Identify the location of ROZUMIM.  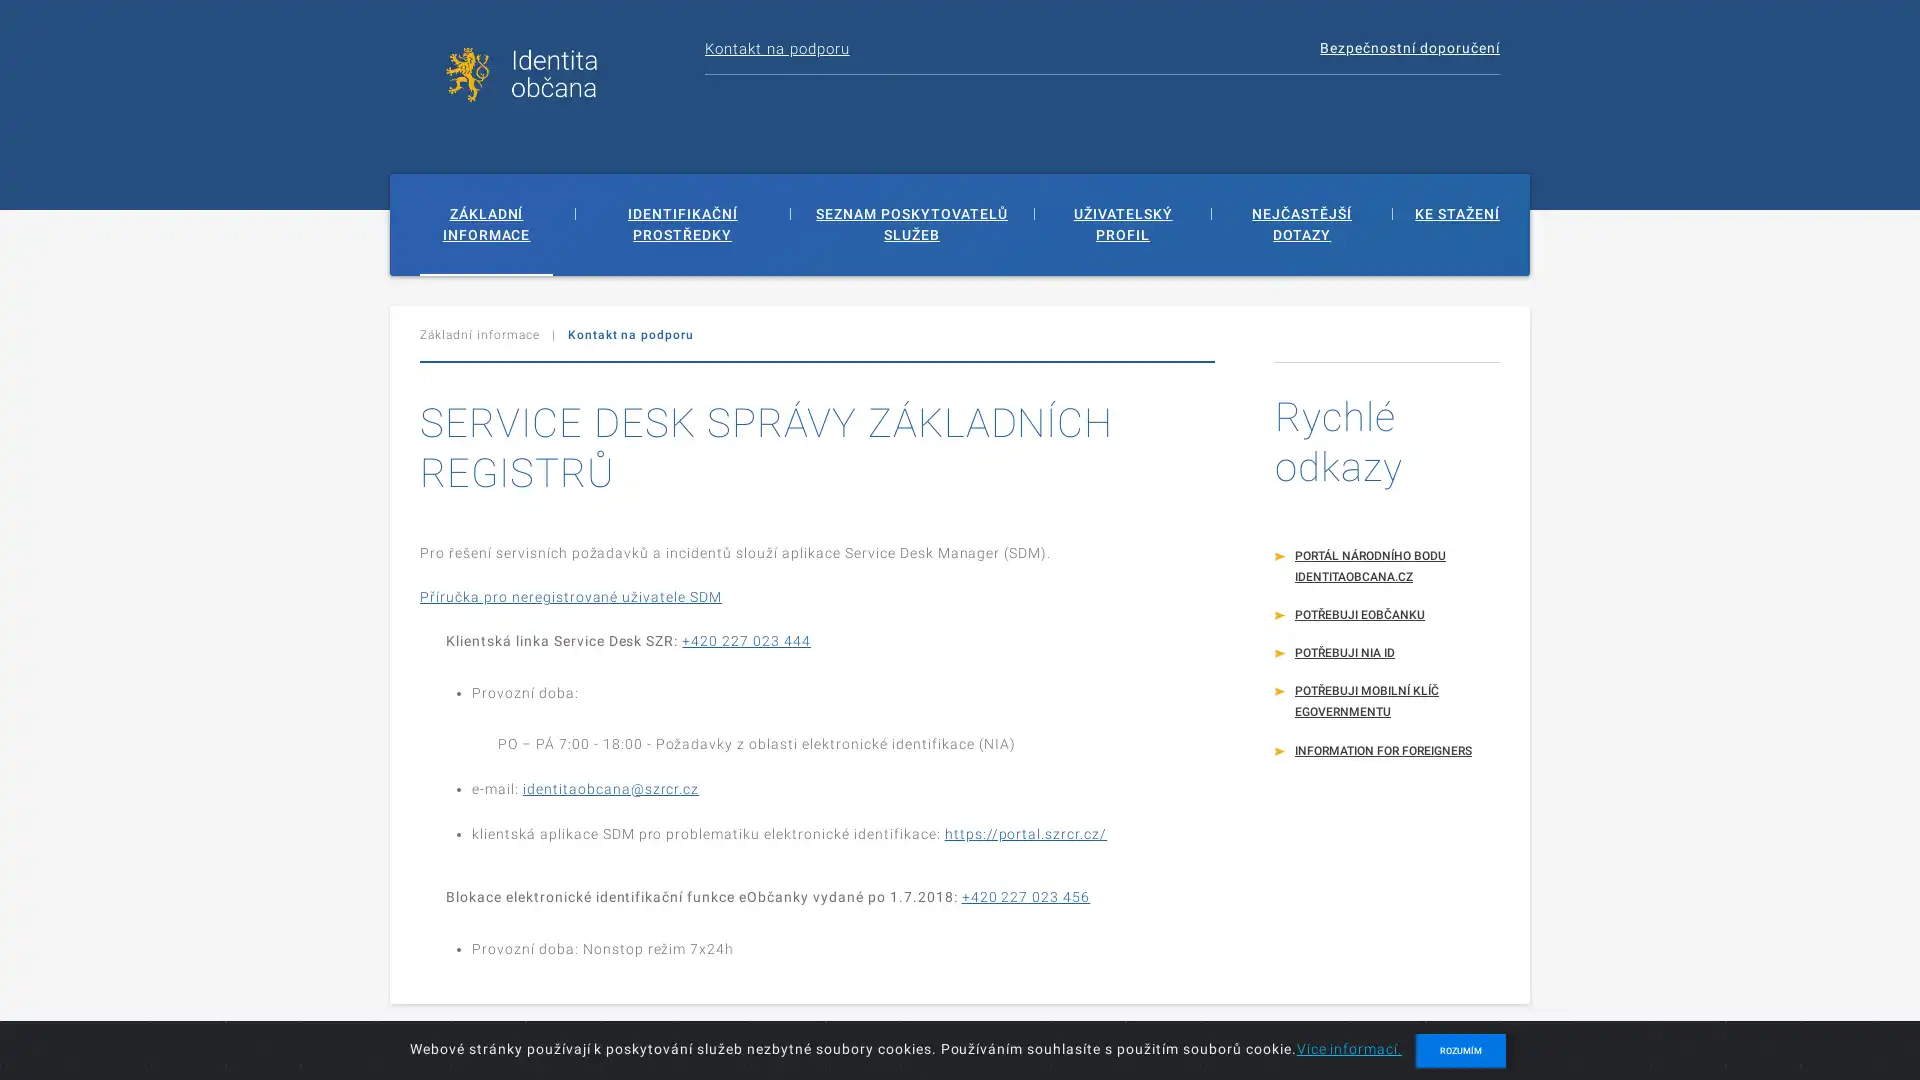
(1460, 1048).